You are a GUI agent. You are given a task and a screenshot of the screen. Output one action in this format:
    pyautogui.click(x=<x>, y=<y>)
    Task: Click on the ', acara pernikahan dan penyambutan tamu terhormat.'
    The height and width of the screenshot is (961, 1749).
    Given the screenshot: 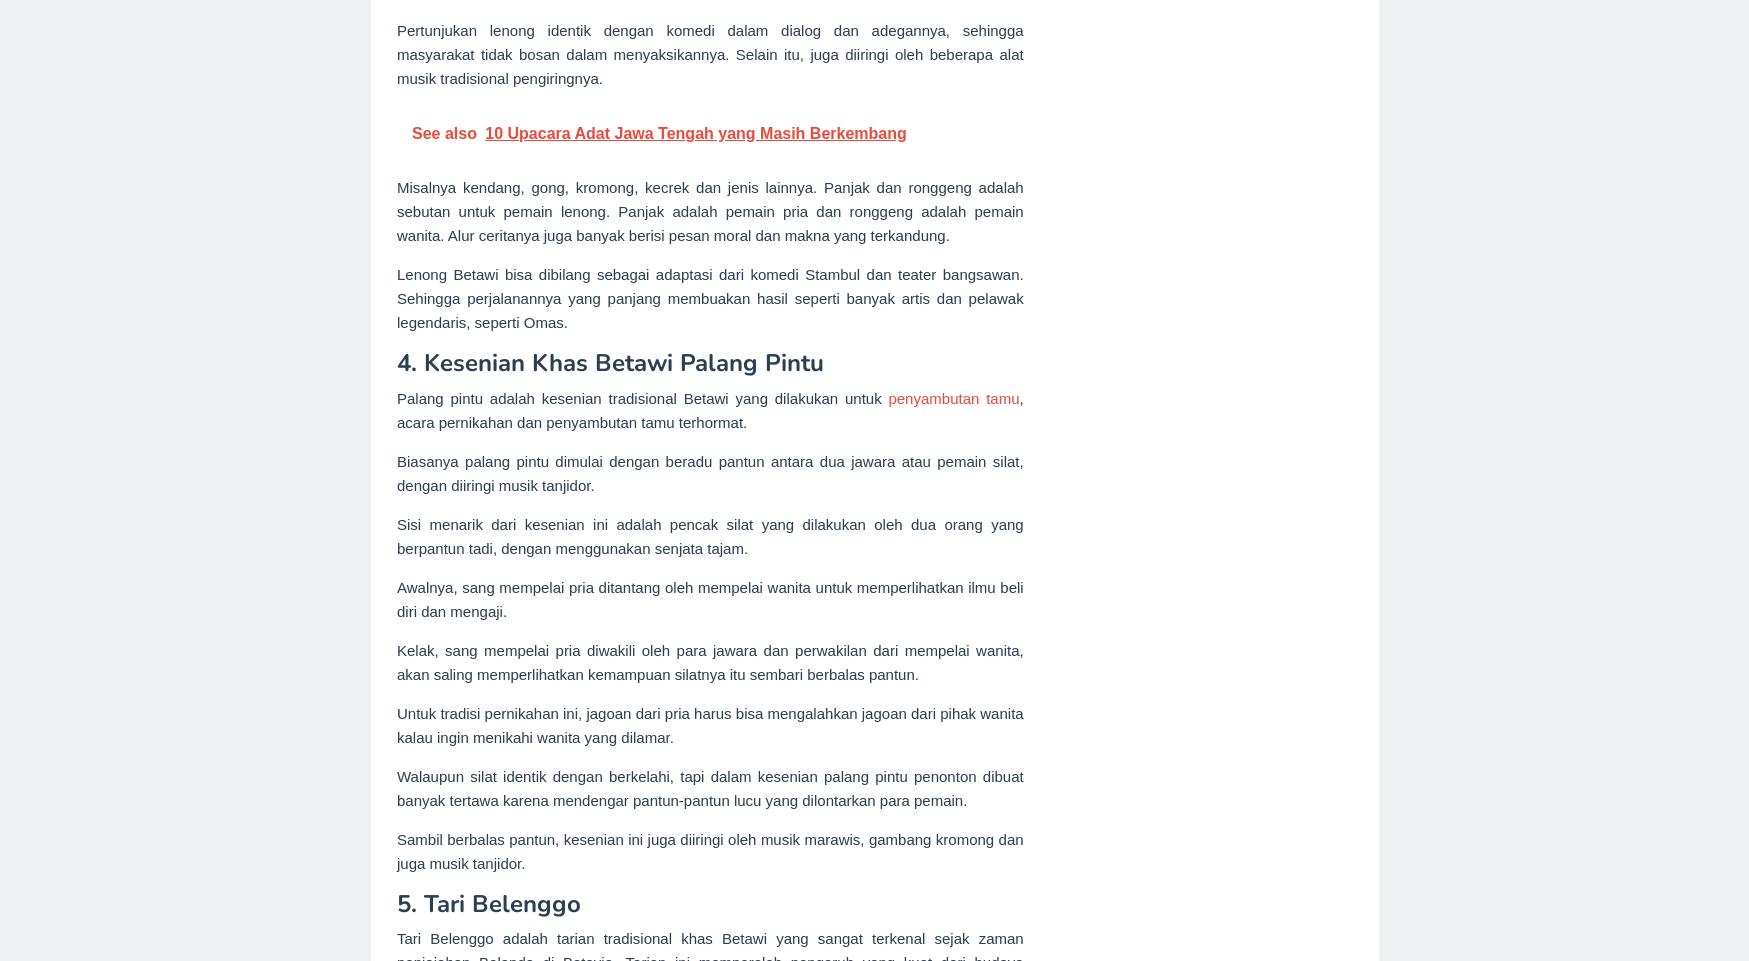 What is the action you would take?
    pyautogui.click(x=708, y=409)
    